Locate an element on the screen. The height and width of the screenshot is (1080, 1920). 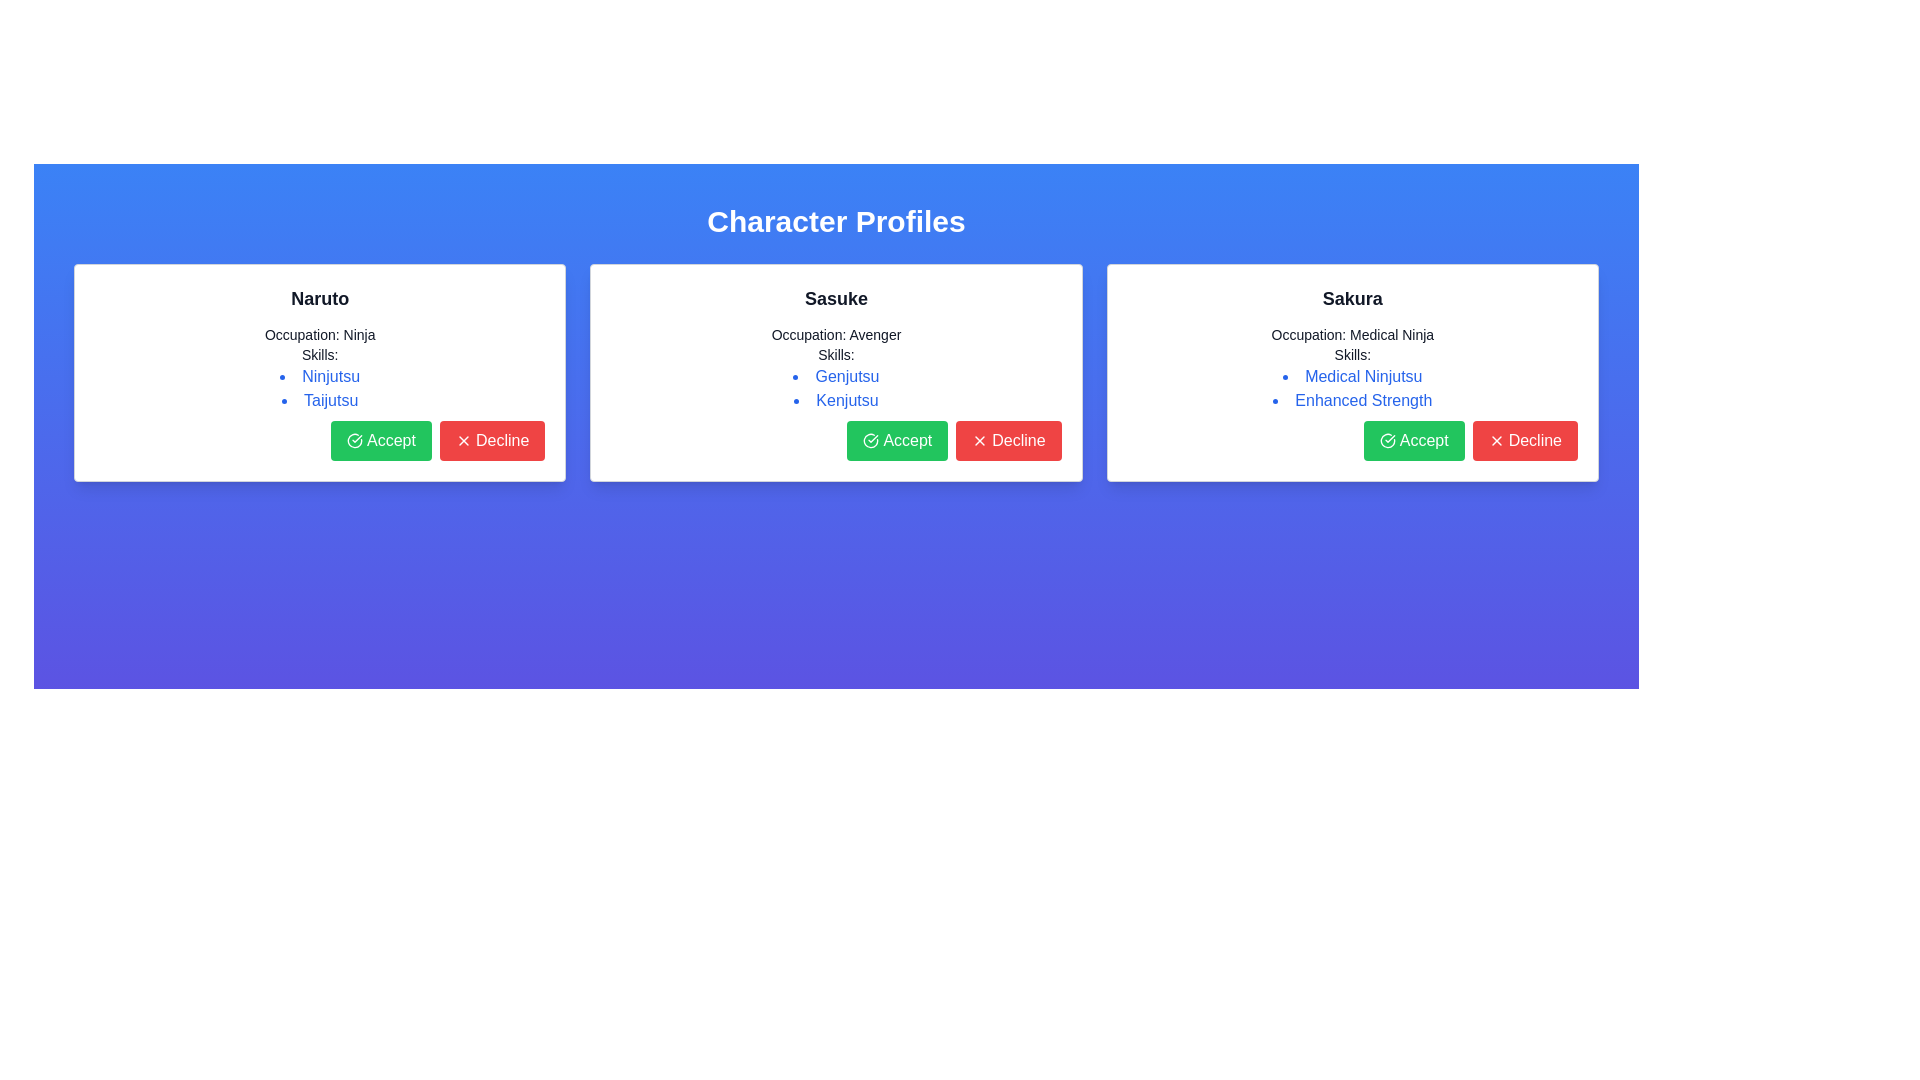
the text element displaying the name 'Sasuke', which serves as a title for the associated profile card, located in the upper part of the middle panel is located at coordinates (836, 299).